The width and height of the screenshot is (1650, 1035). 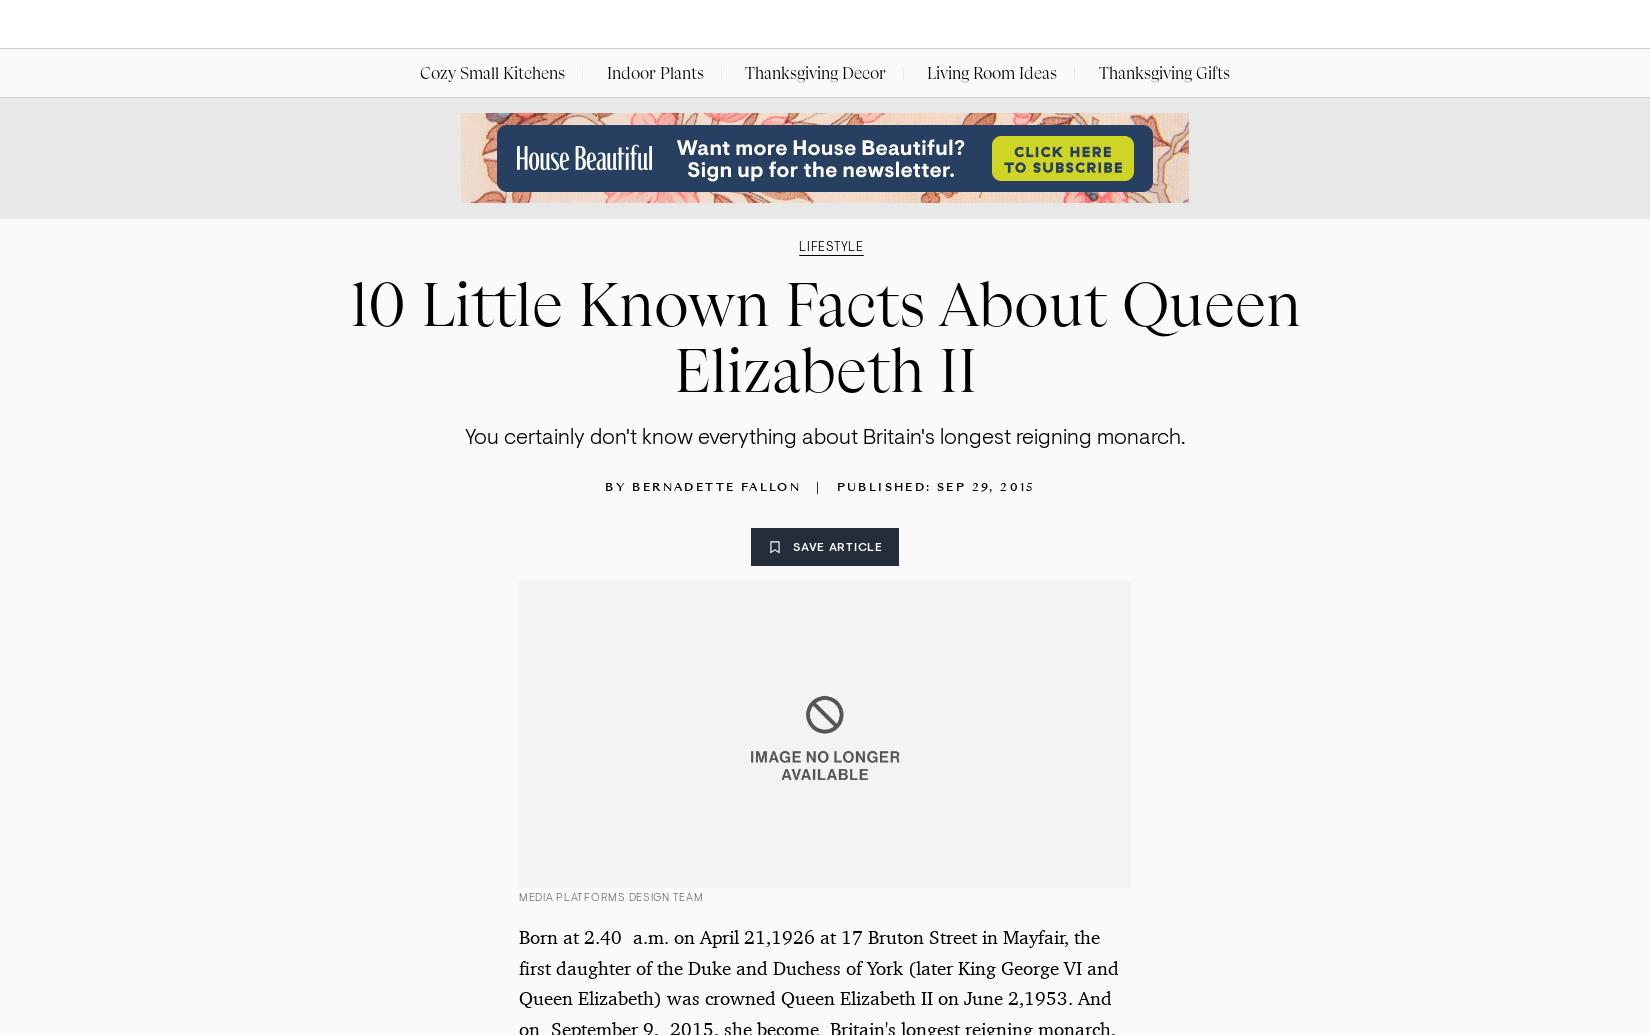 What do you see at coordinates (822, 75) in the screenshot?
I see `'Some of the material incorporated into contemporary outfits by her Personal Assistant and Senior Dresser, Angela Kelly, dates back to the days when she was still a Princess.'` at bounding box center [822, 75].